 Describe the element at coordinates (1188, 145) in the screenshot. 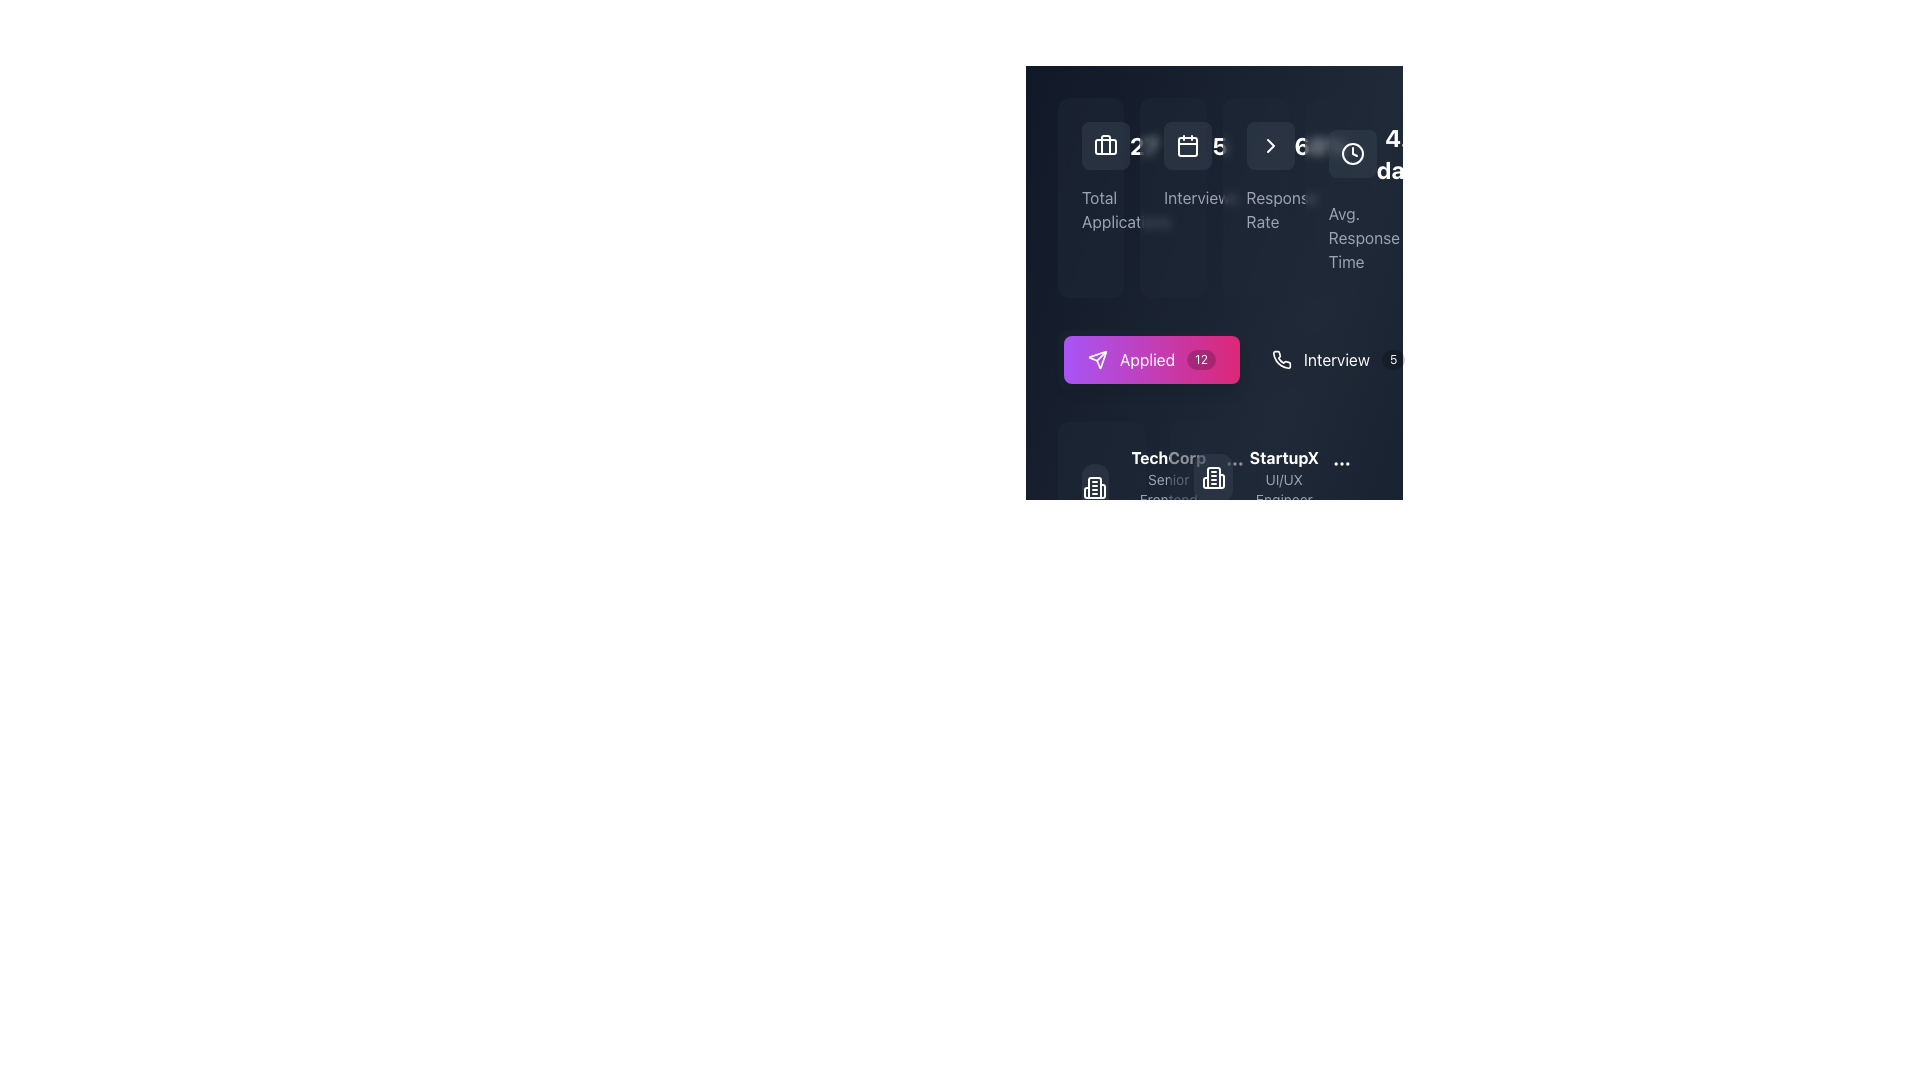

I see `the square-shaped icon with rounded corners featuring a dark gray background and a white calendar symbol, located as the third icon from the left in the top row of icons` at that location.